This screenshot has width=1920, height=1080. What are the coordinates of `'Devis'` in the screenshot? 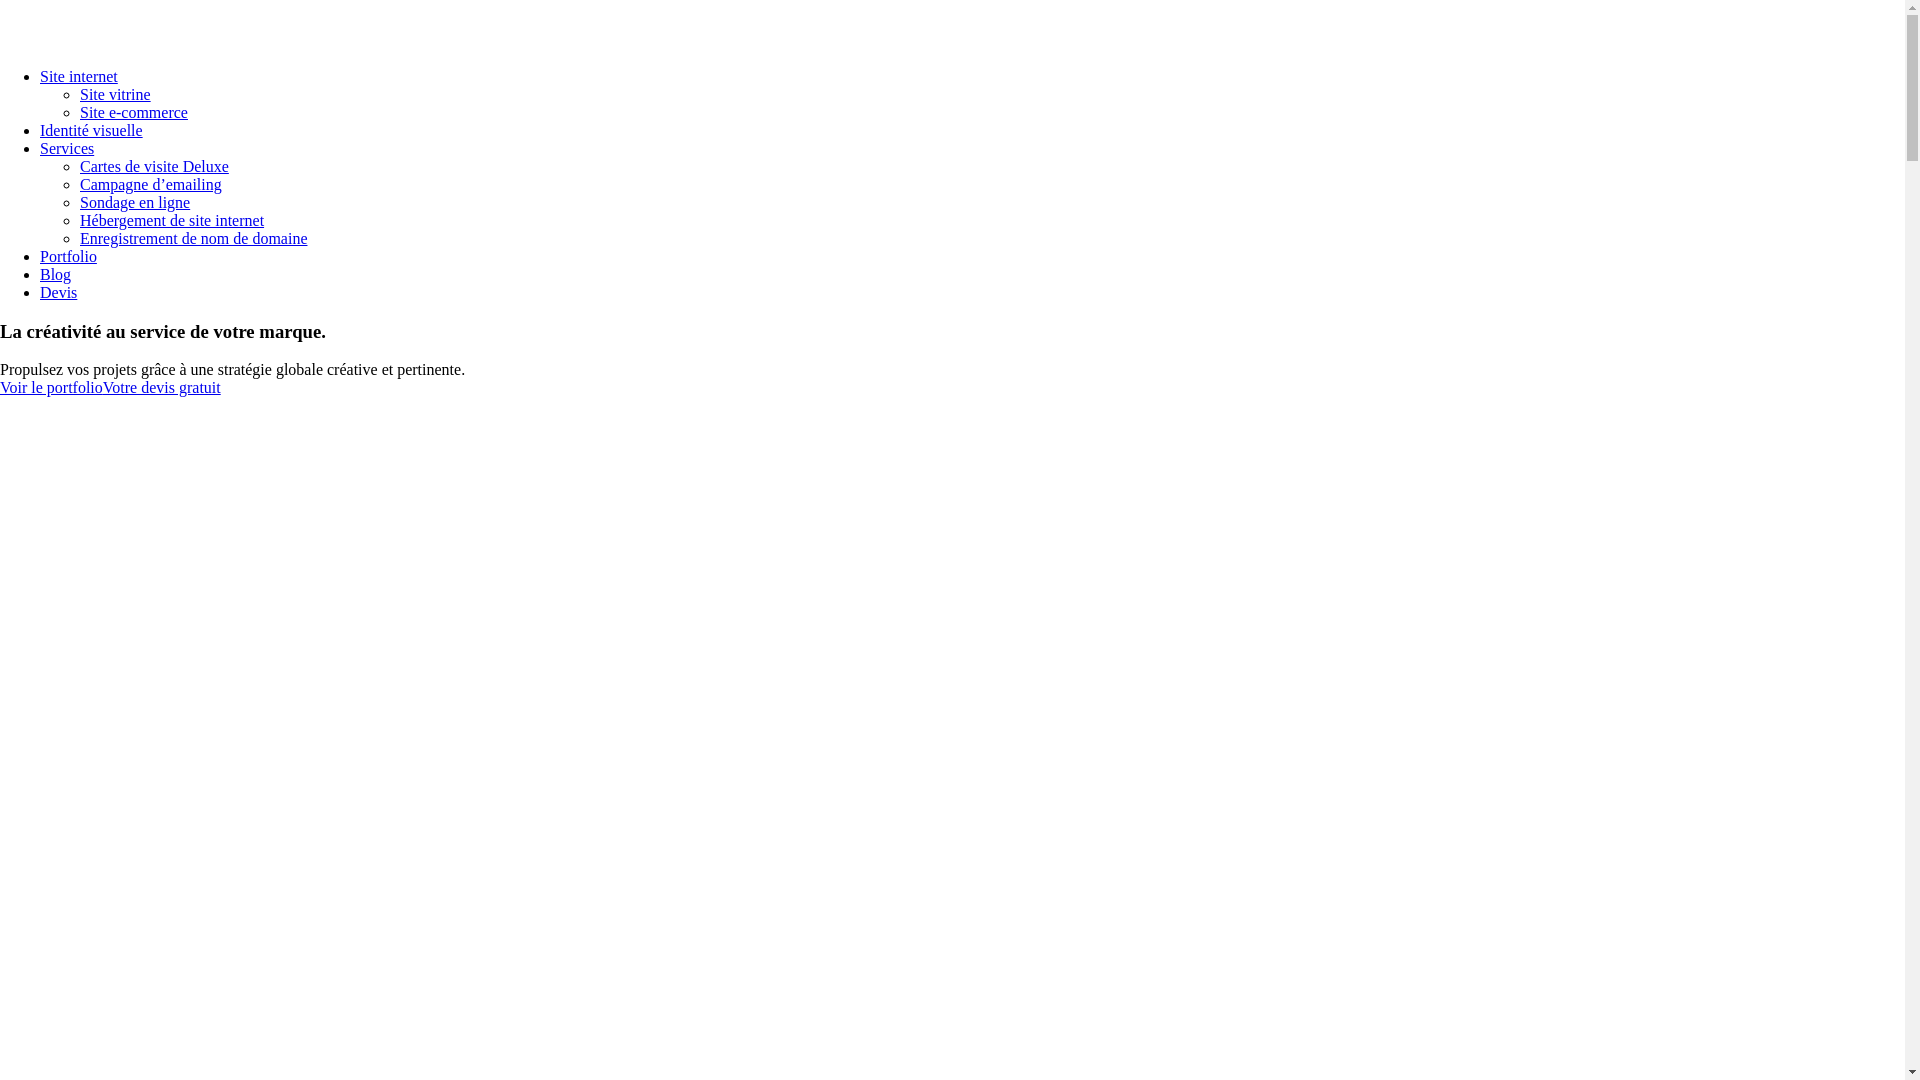 It's located at (58, 292).